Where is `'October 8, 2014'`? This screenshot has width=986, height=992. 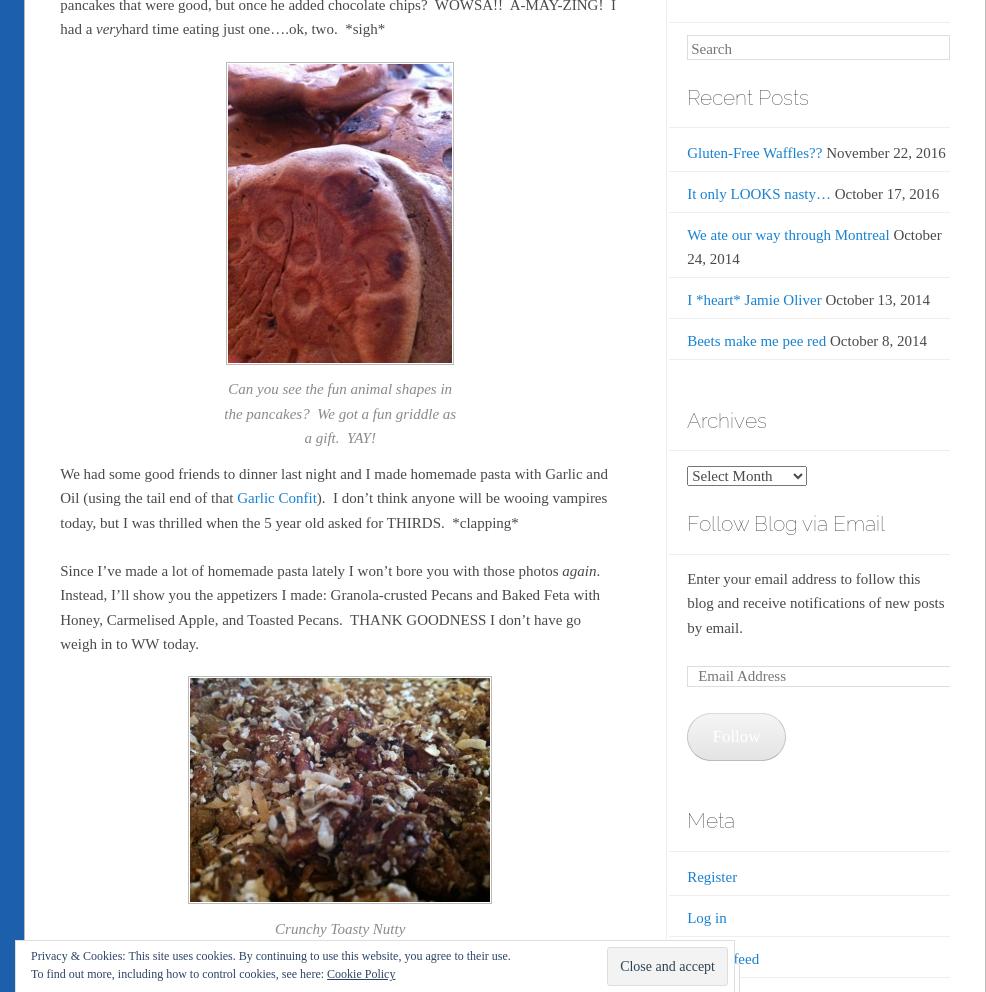
'October 8, 2014' is located at coordinates (877, 338).